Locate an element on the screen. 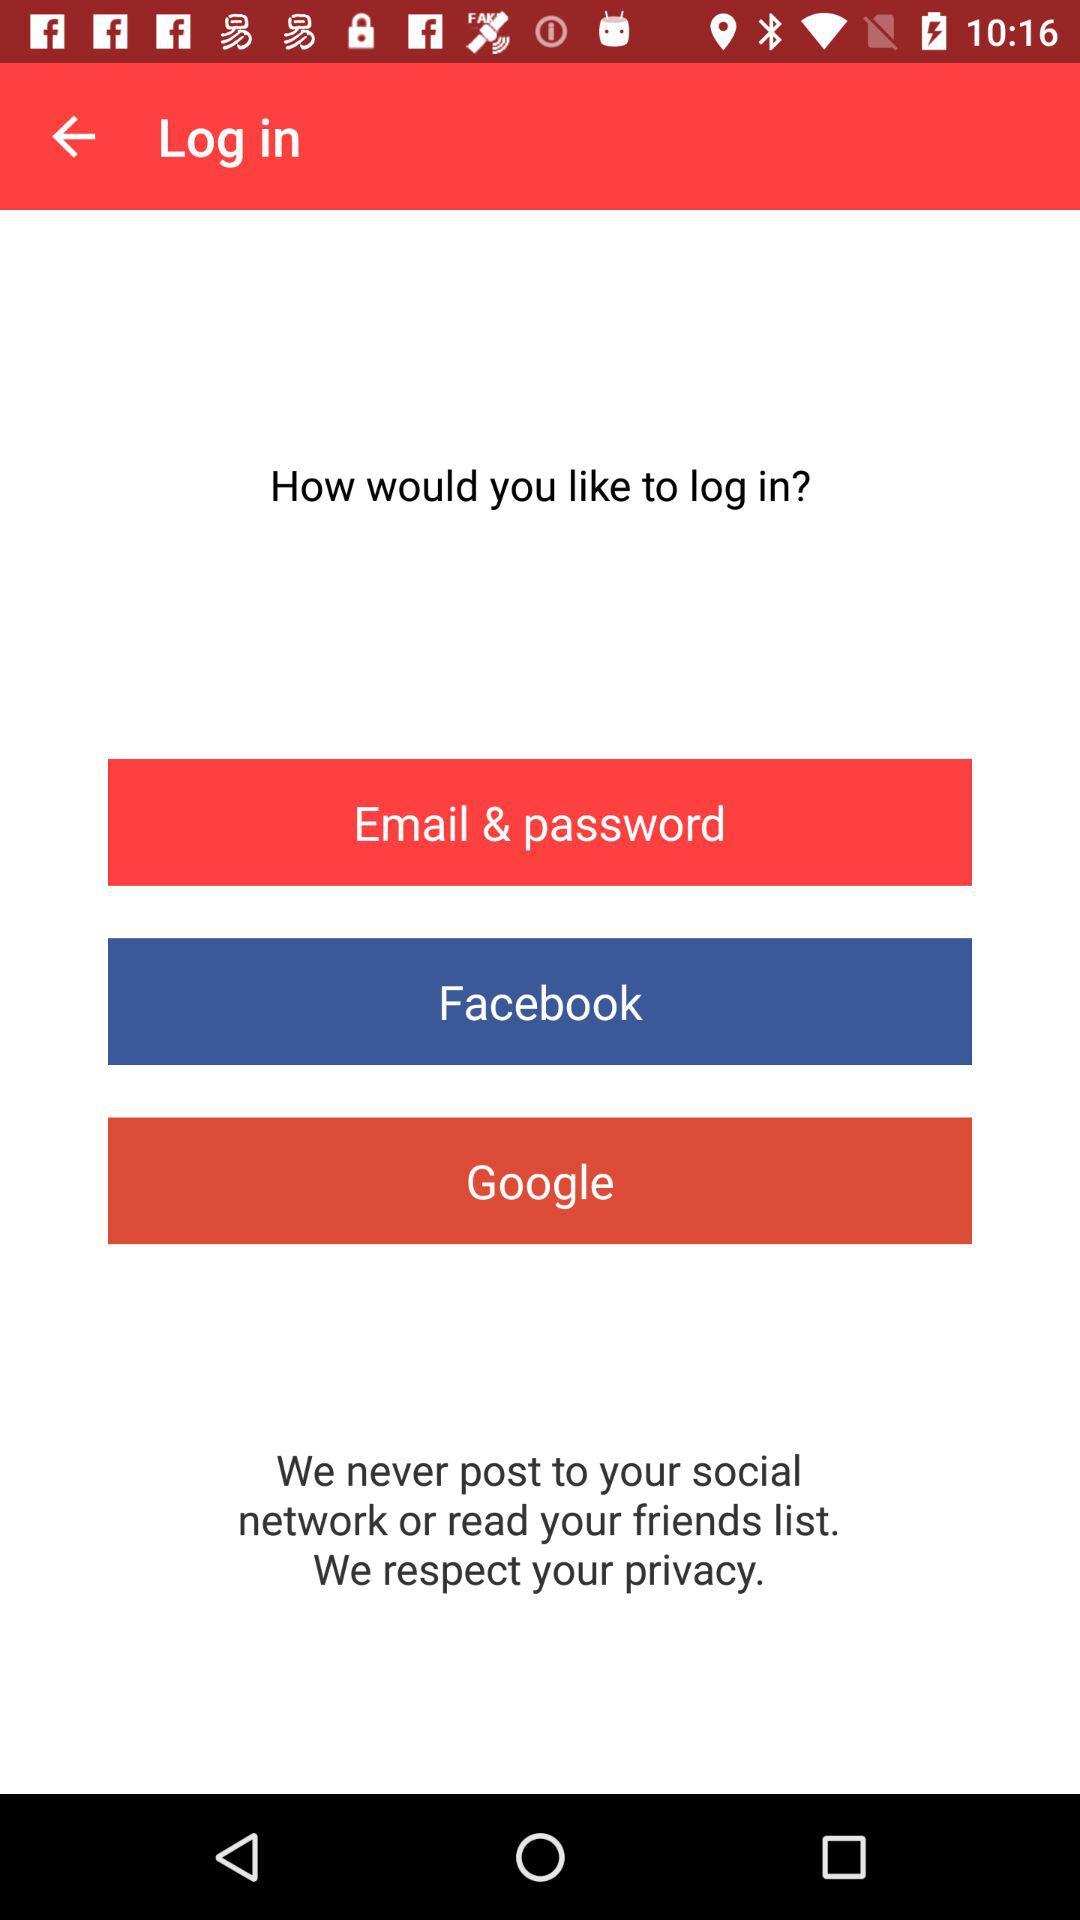 The height and width of the screenshot is (1920, 1080). google is located at coordinates (540, 1180).